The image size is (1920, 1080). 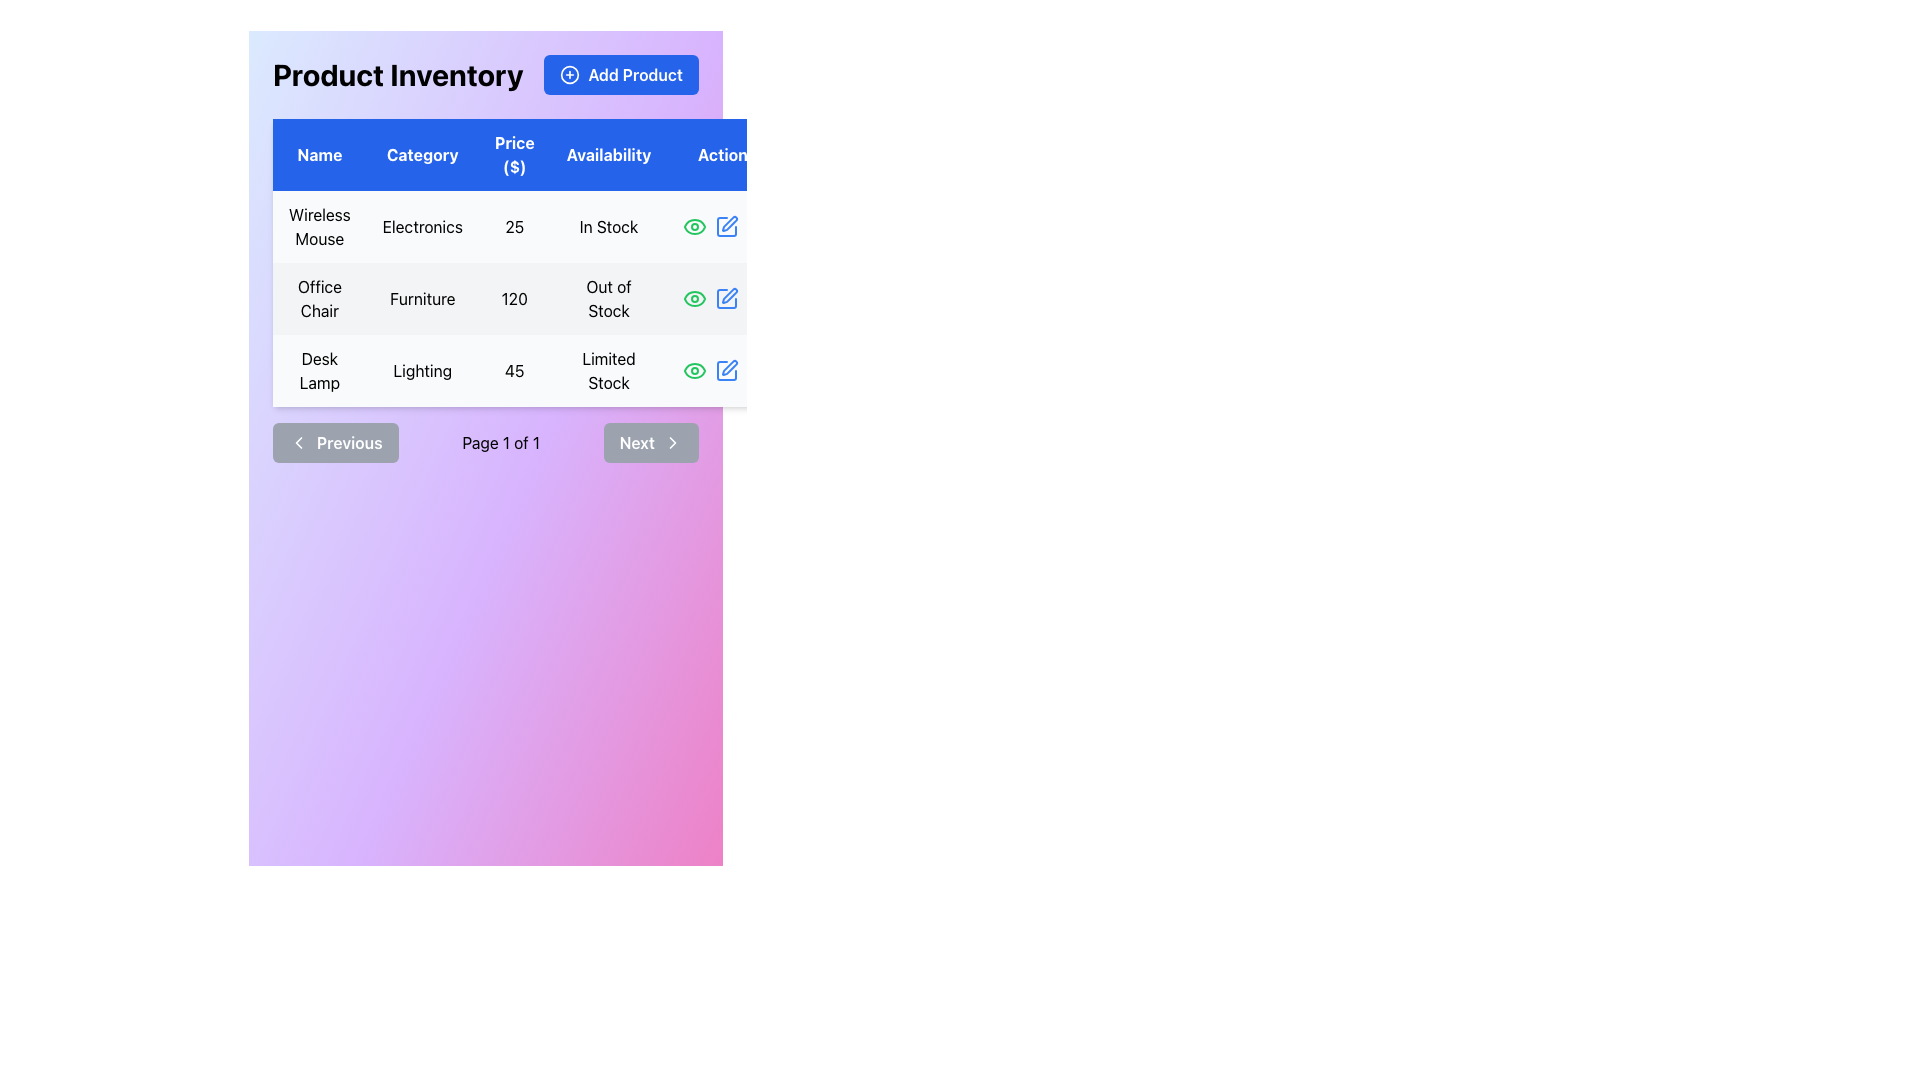 What do you see at coordinates (726, 226) in the screenshot?
I see `the edit icon button located in the 'Actions' column of the first row in the table` at bounding box center [726, 226].